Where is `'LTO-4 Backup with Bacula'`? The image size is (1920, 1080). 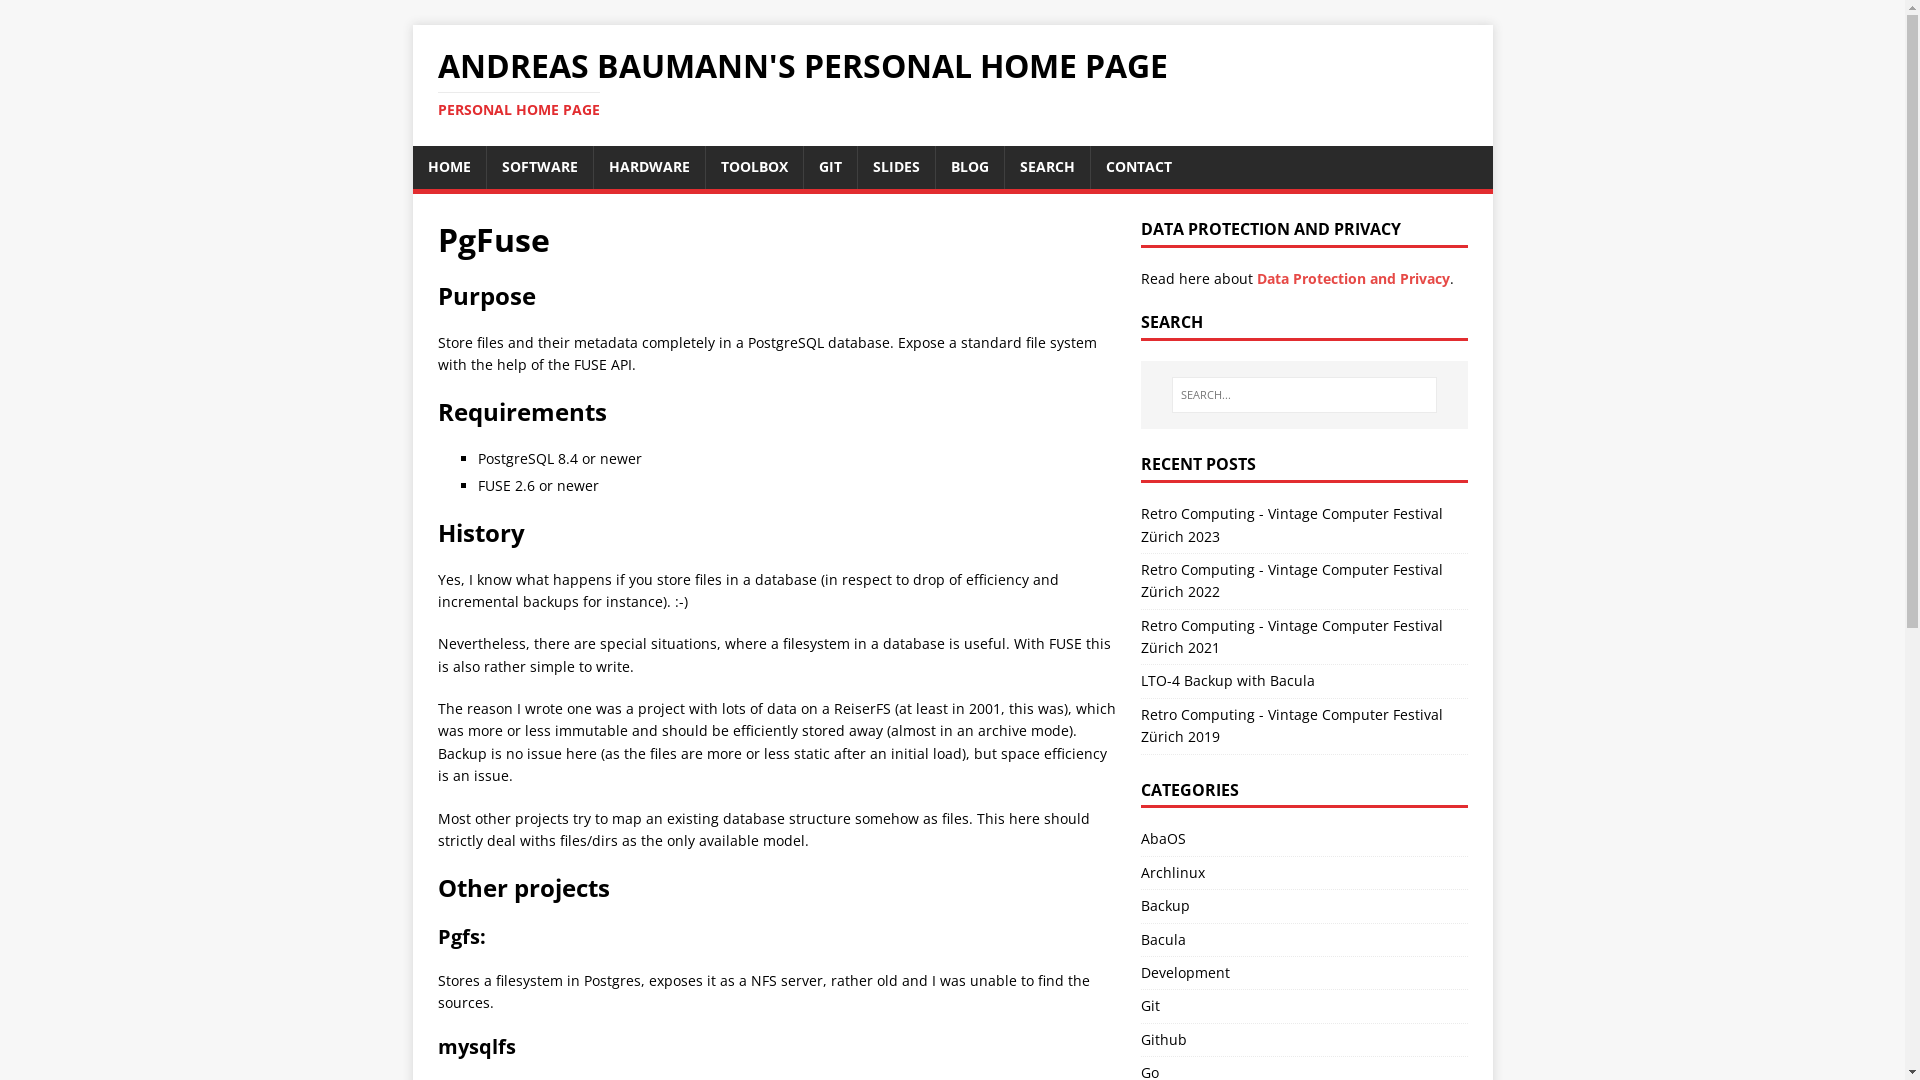
'LTO-4 Backup with Bacula' is located at coordinates (1227, 679).